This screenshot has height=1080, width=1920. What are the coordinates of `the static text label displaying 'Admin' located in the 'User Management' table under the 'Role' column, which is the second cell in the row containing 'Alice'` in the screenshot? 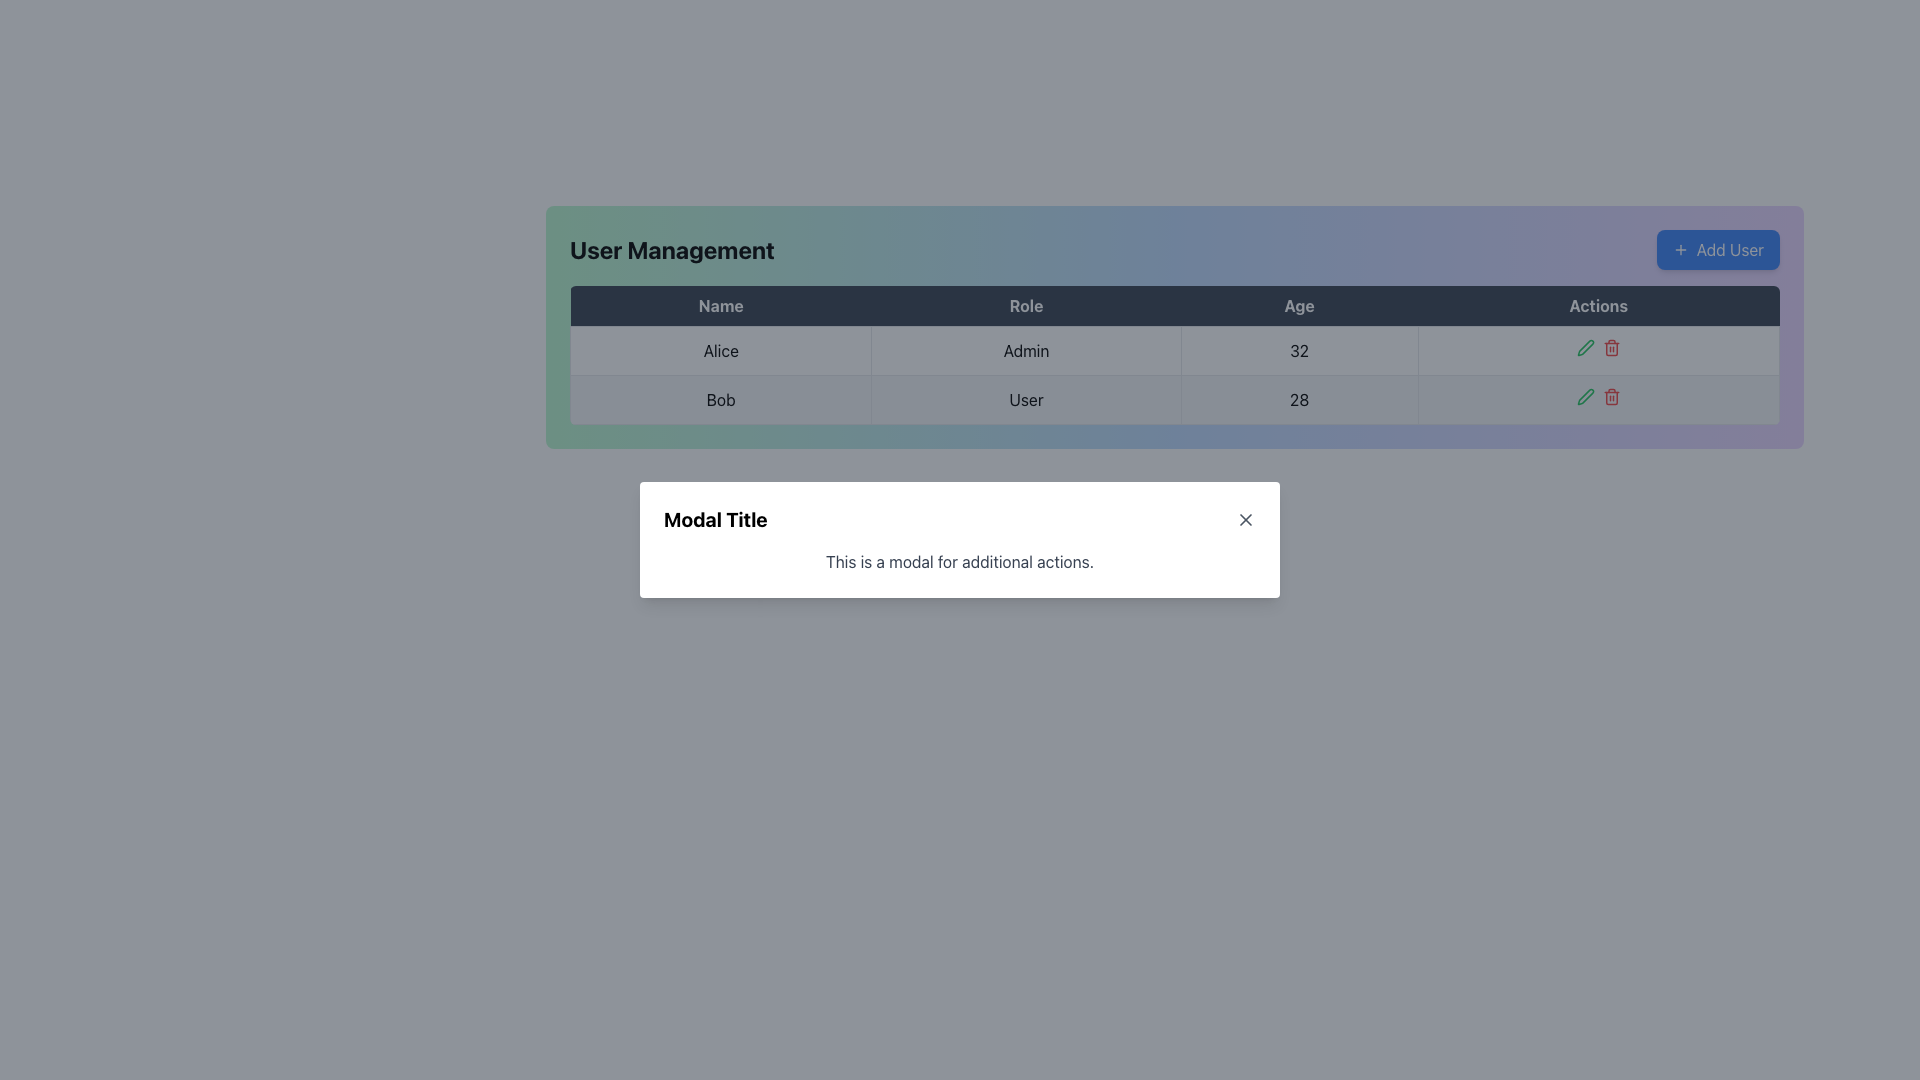 It's located at (1026, 350).